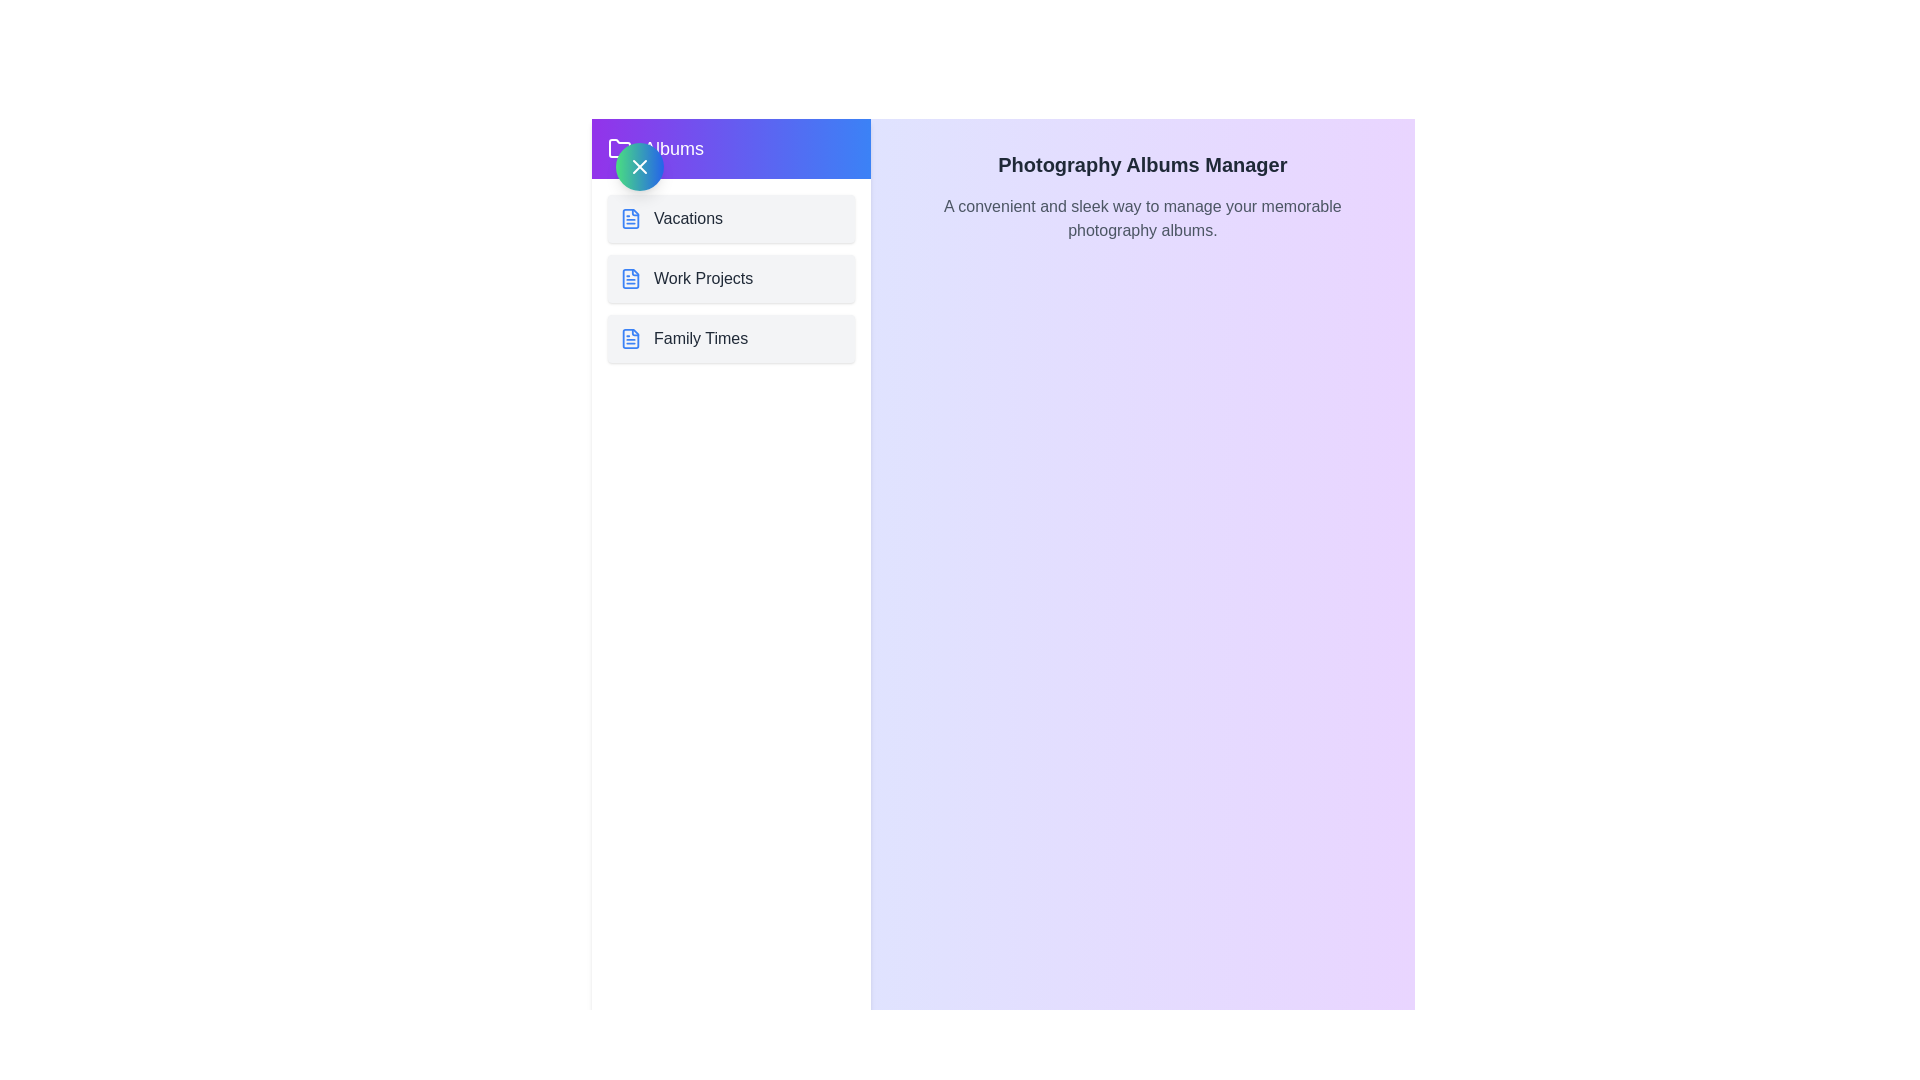  Describe the element at coordinates (638, 165) in the screenshot. I see `toggle button located at the top left corner of the drawer` at that location.